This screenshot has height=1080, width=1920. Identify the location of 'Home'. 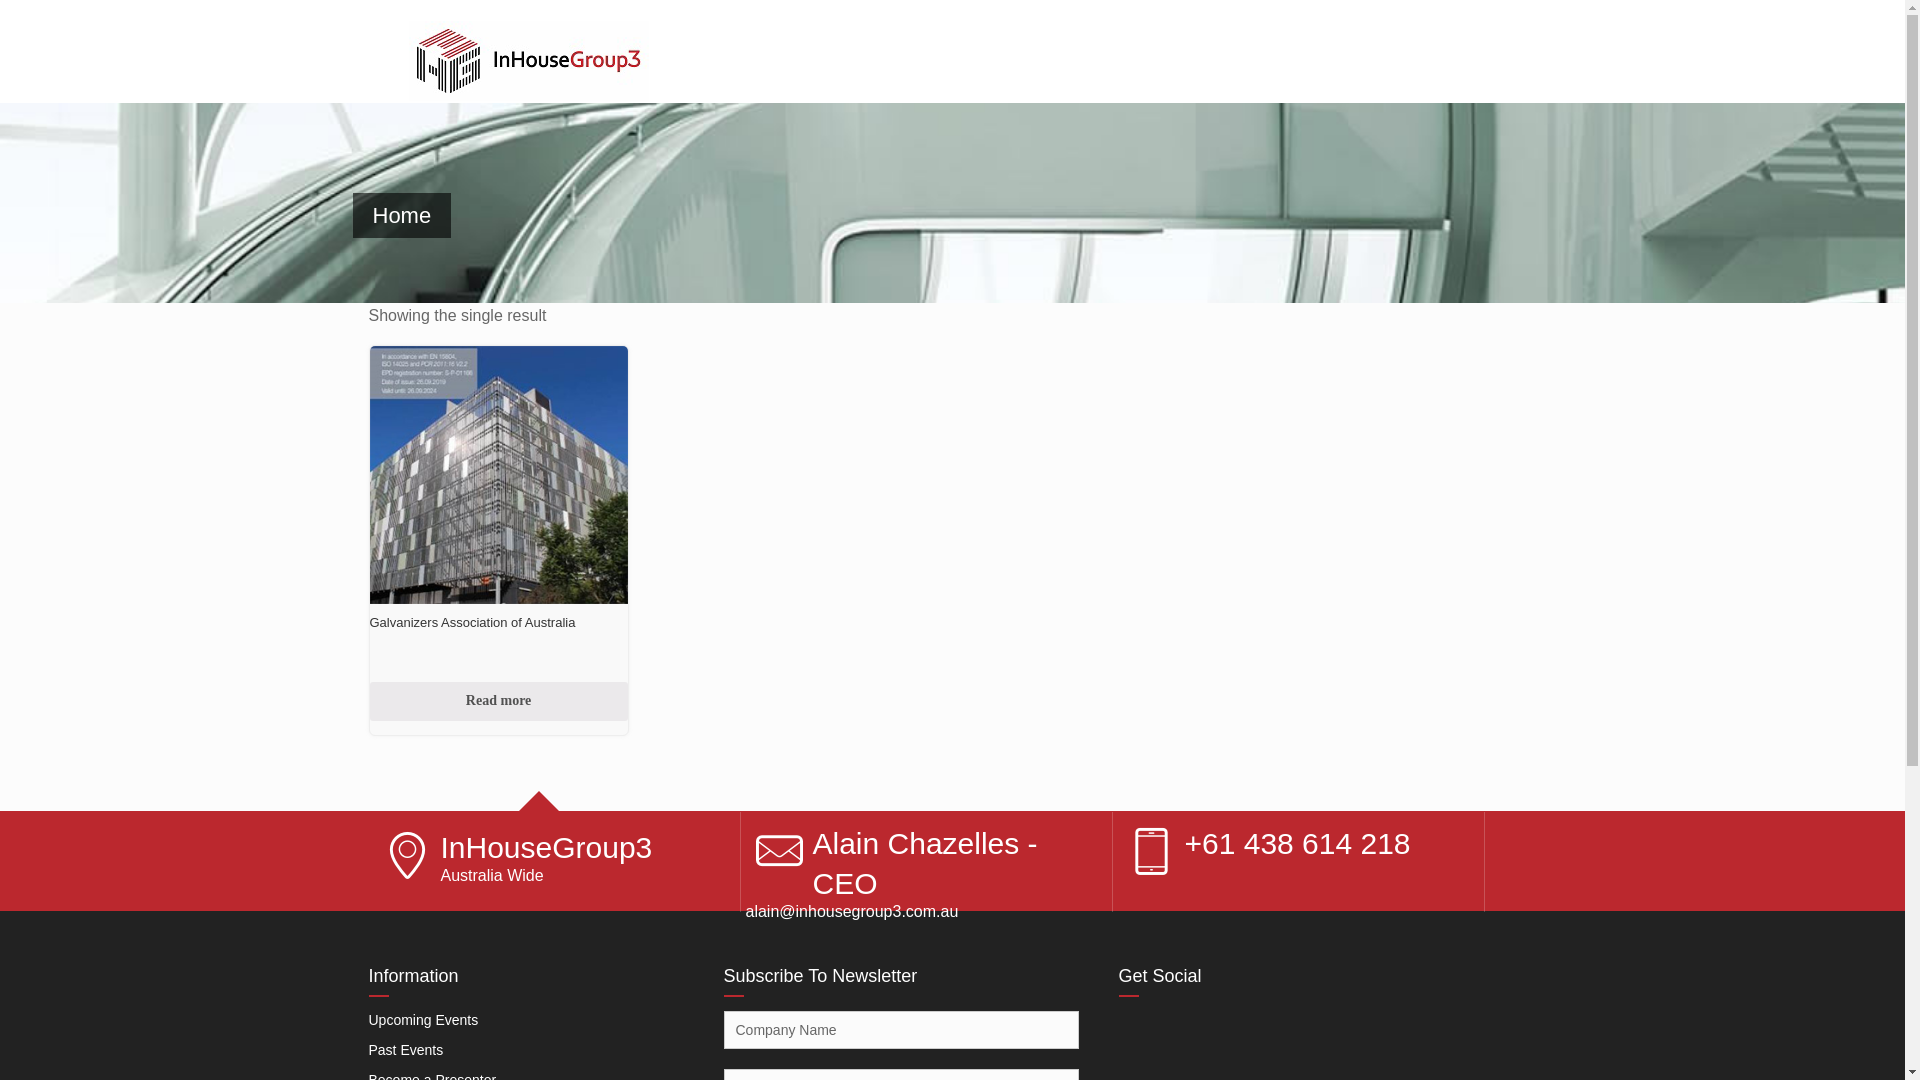
(351, 215).